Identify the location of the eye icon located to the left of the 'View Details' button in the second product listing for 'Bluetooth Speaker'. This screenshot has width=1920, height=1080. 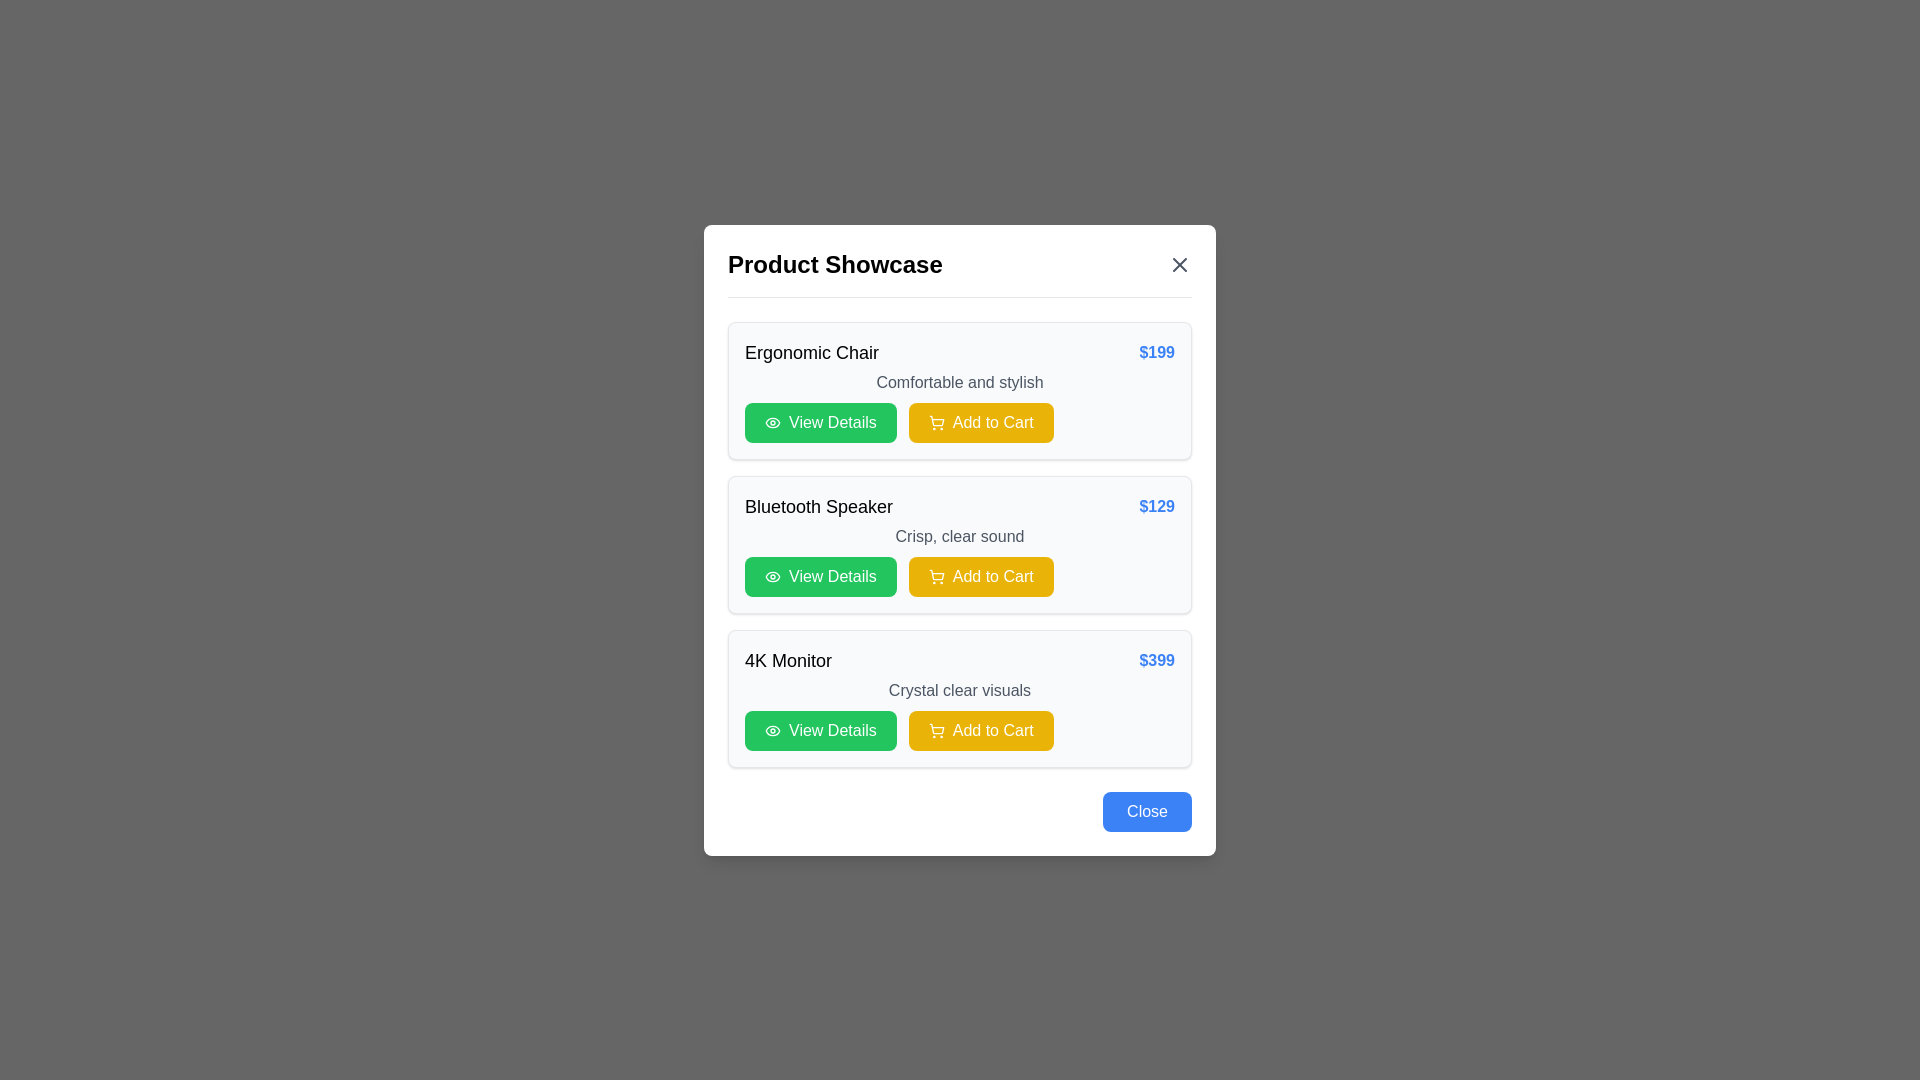
(771, 420).